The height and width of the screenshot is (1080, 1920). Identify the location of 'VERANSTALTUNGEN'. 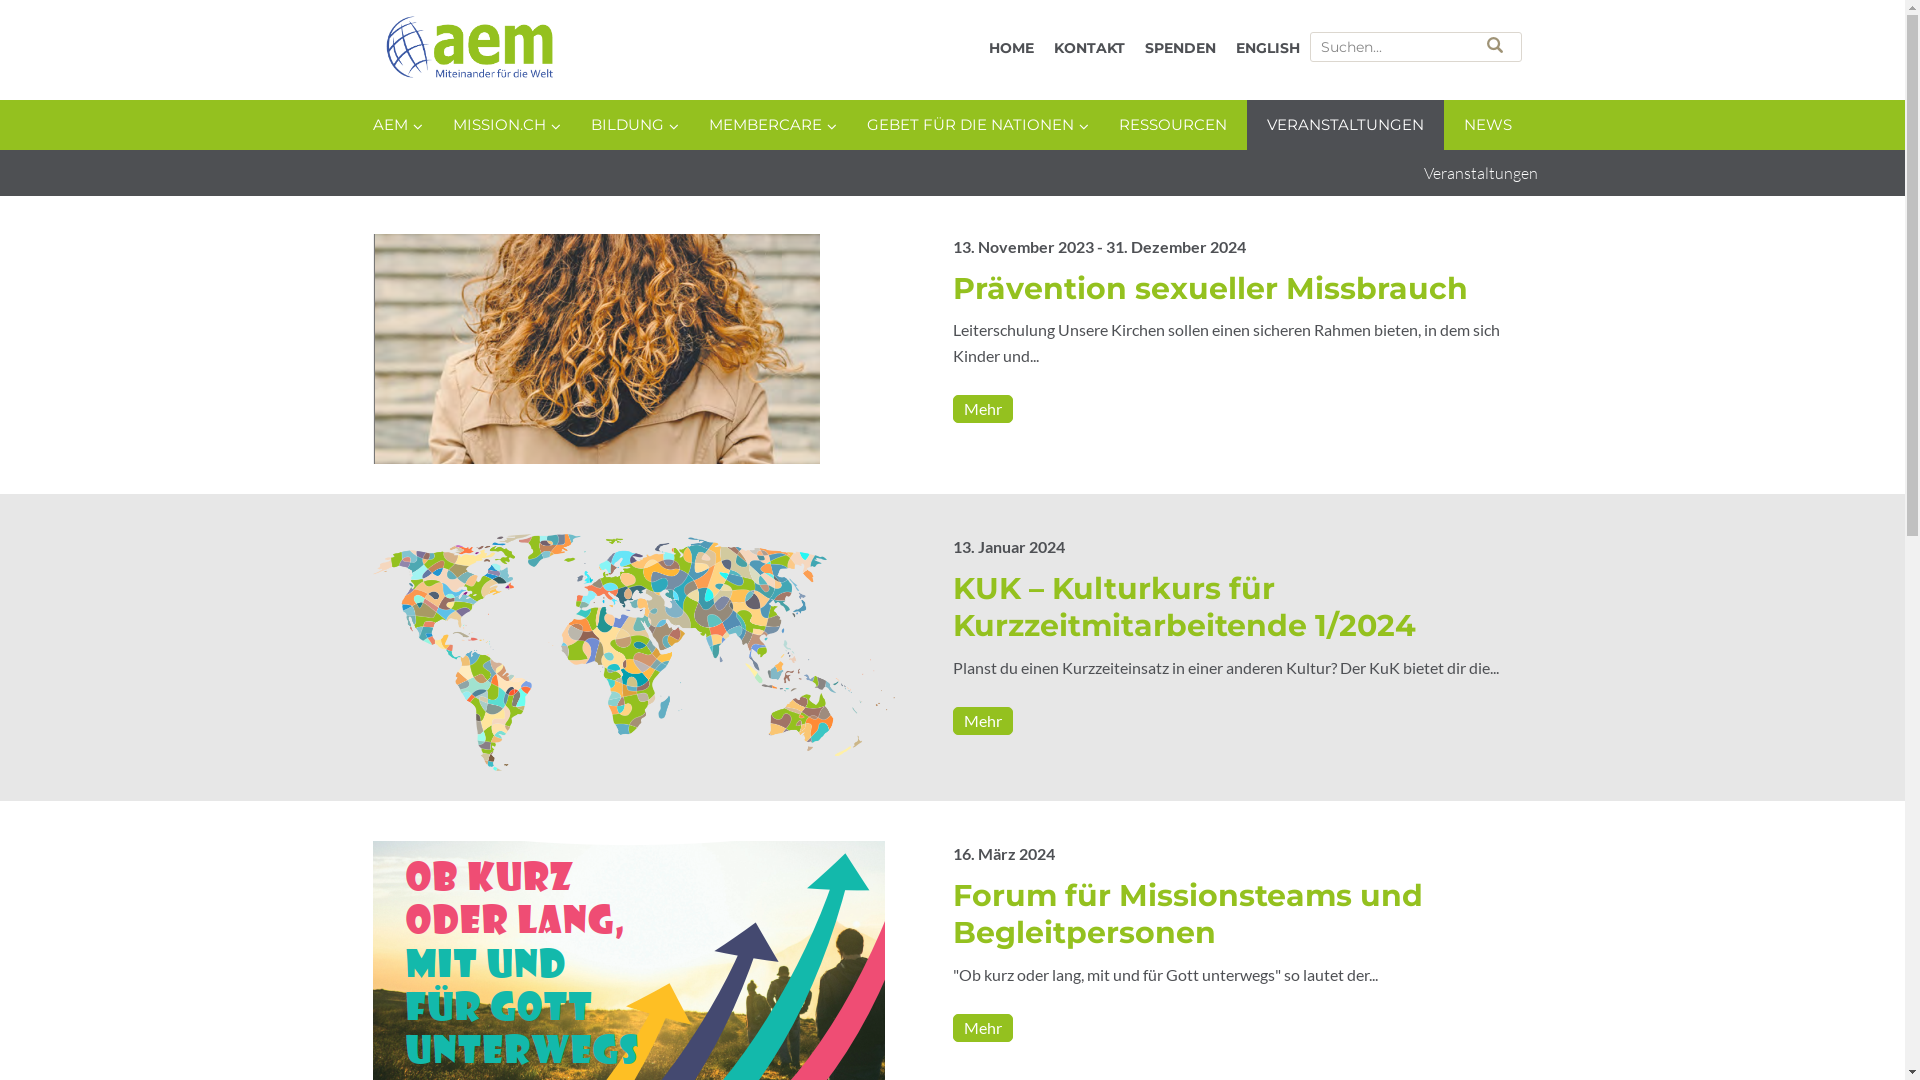
(1344, 124).